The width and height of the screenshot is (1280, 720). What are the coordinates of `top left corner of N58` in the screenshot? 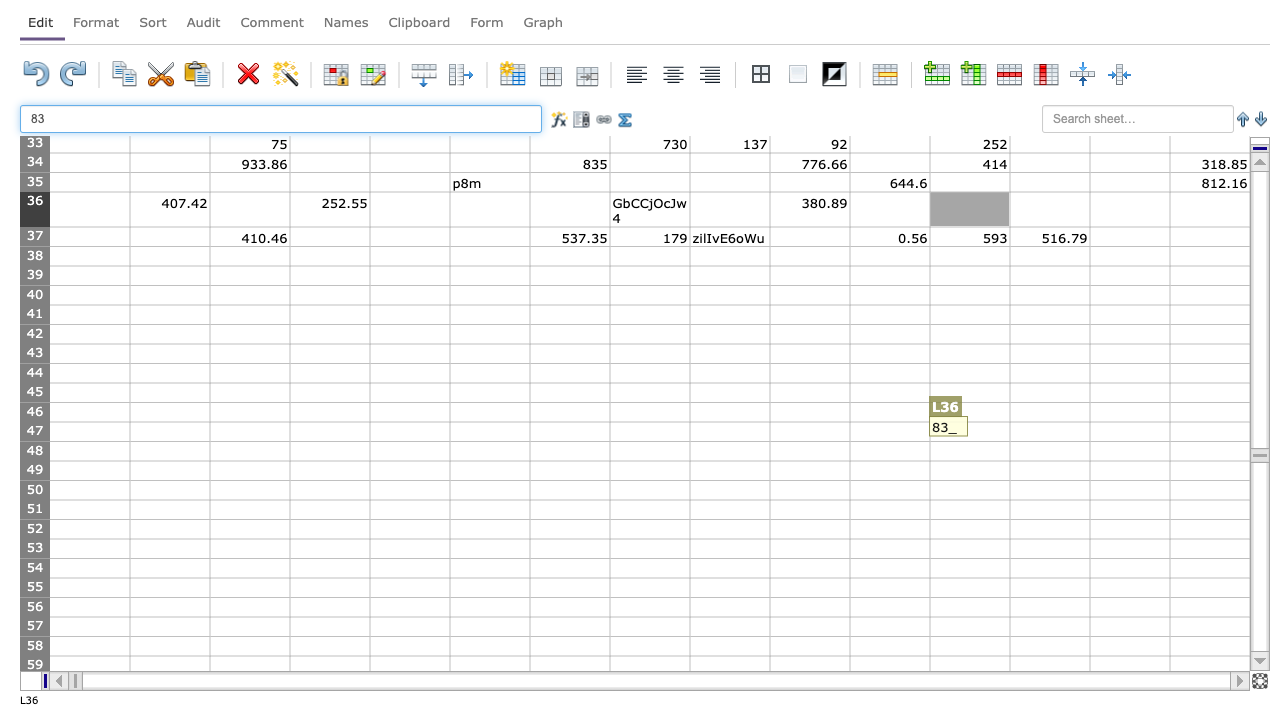 It's located at (1089, 636).